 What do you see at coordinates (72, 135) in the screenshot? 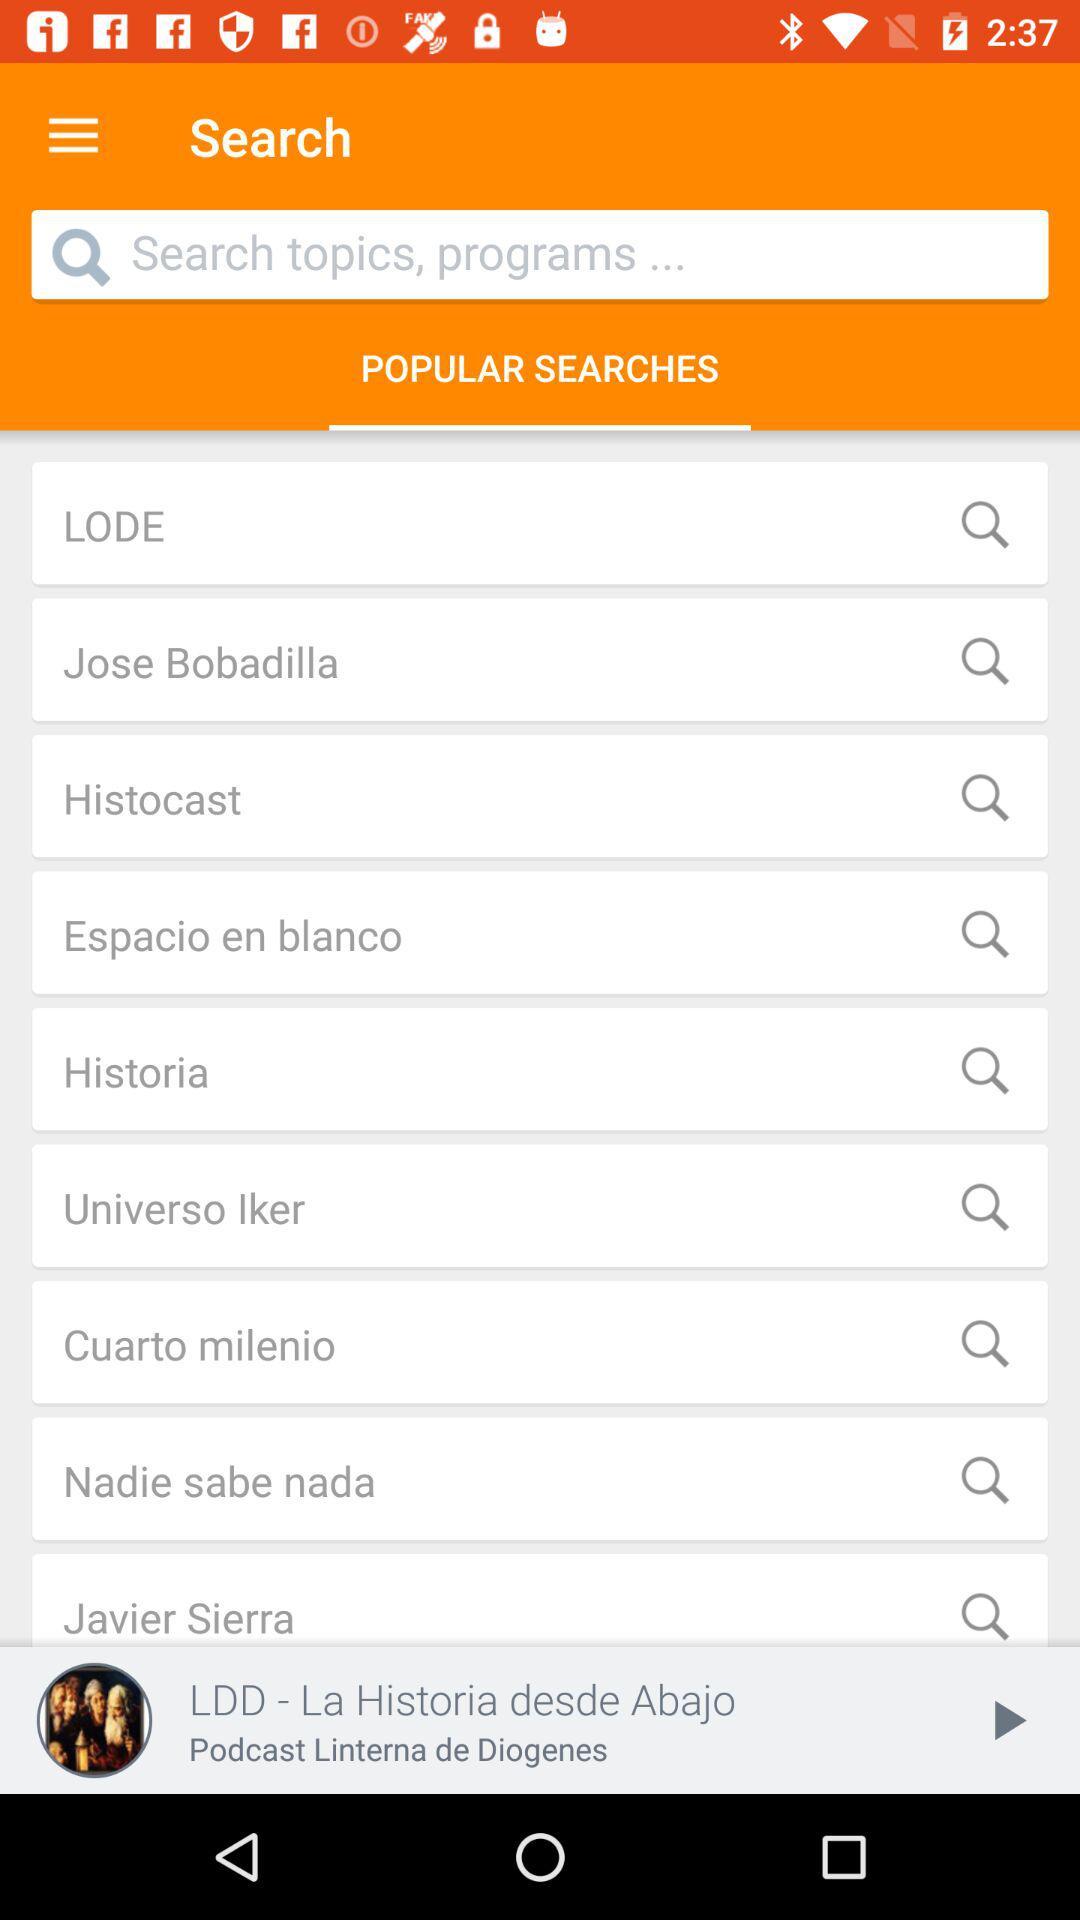
I see `item next to the search` at bounding box center [72, 135].